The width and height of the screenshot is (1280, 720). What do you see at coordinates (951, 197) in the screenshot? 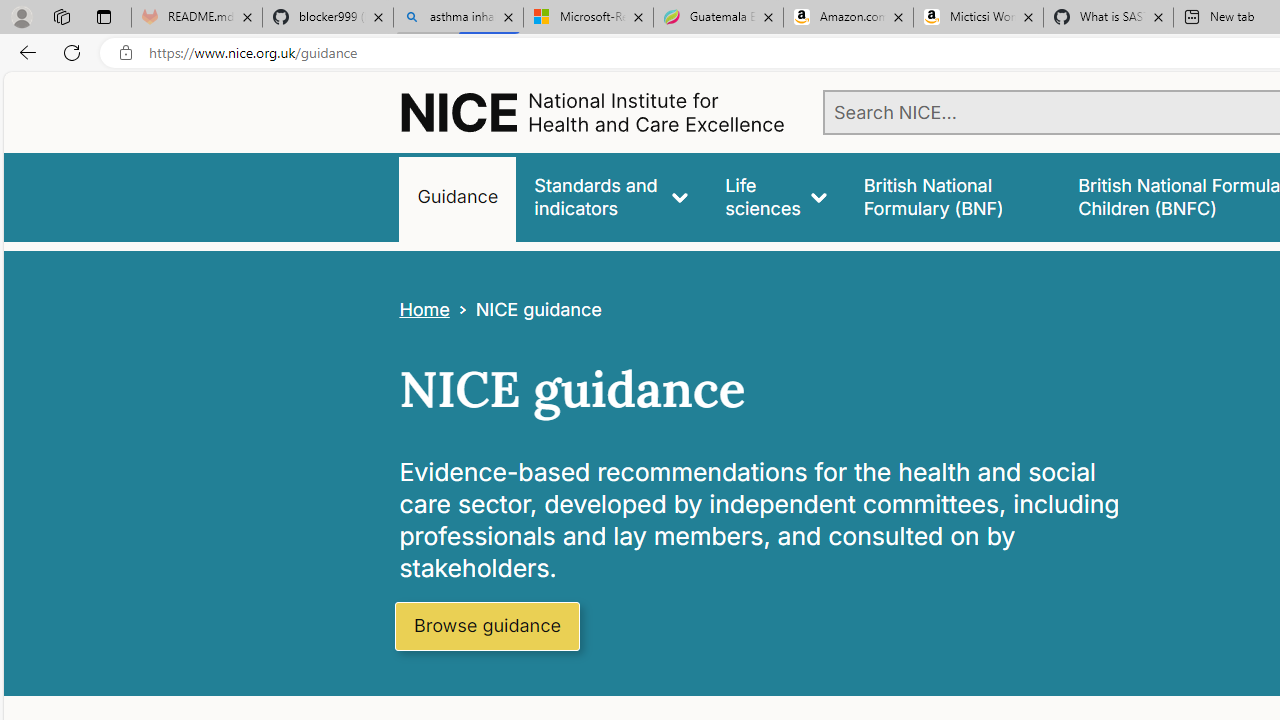
I see `'false'` at bounding box center [951, 197].